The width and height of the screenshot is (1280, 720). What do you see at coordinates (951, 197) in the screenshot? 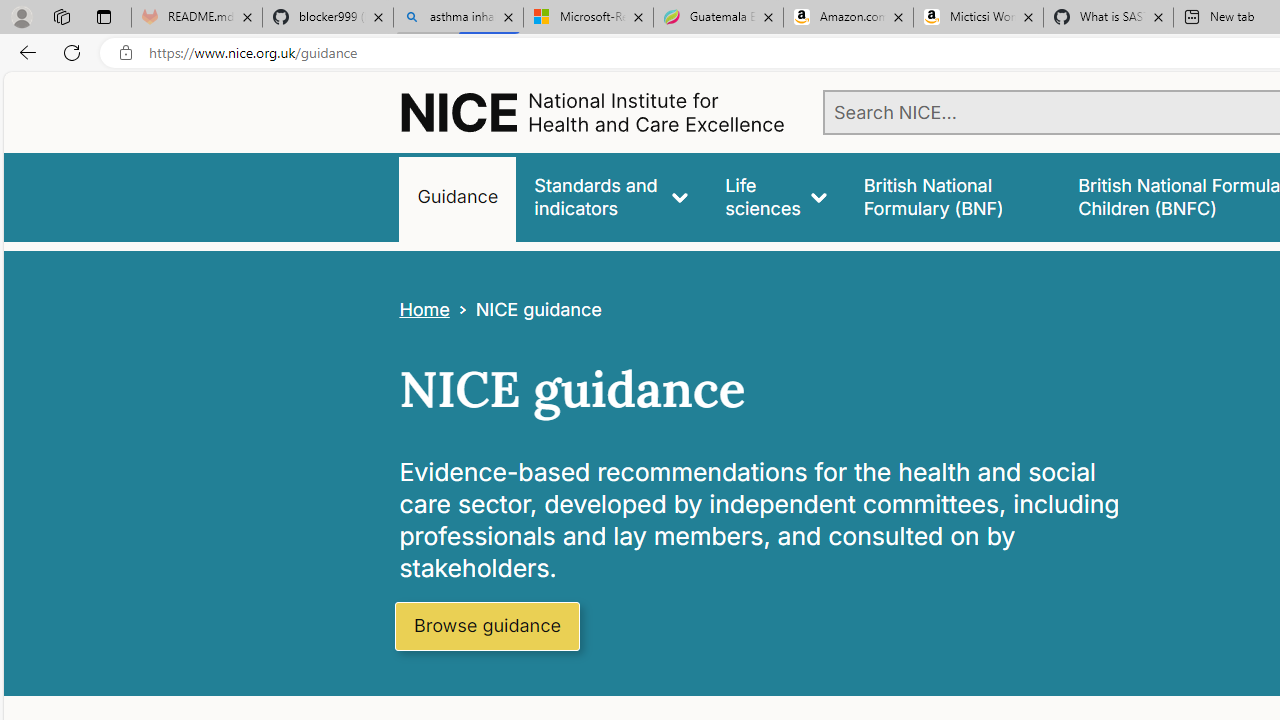
I see `'false'` at bounding box center [951, 197].